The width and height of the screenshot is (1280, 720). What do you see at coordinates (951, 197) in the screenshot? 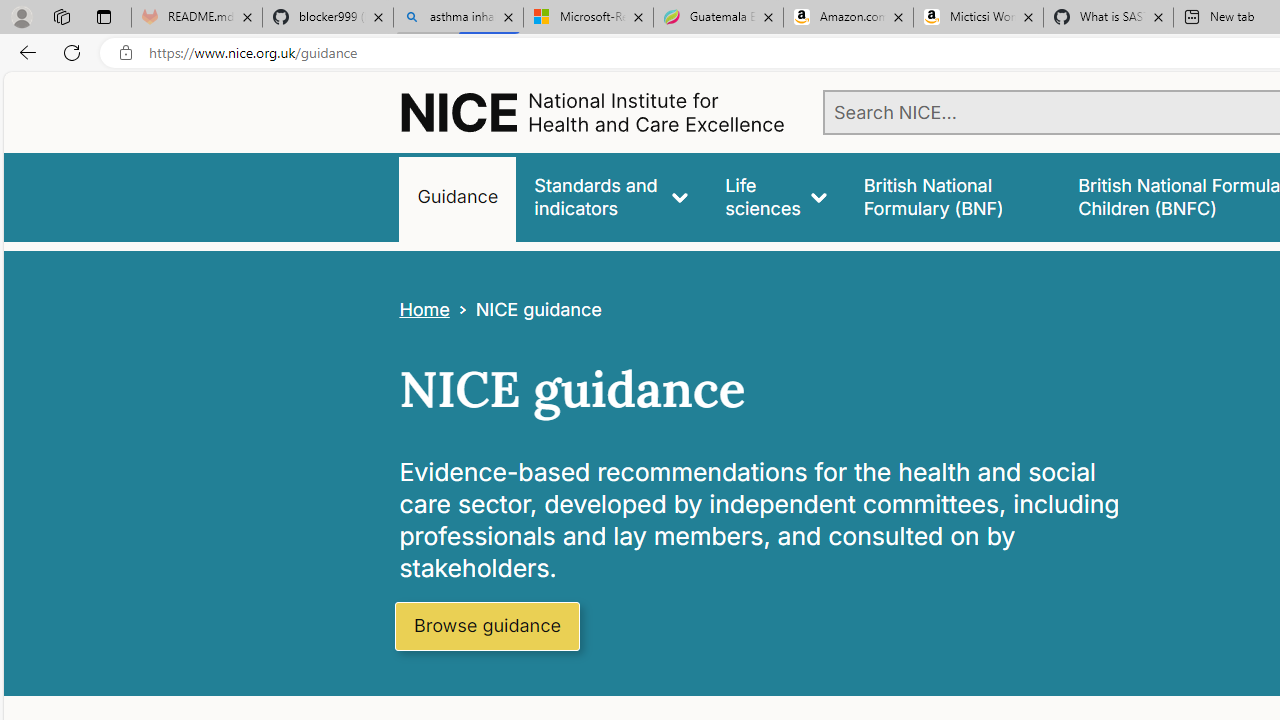
I see `'false'` at bounding box center [951, 197].